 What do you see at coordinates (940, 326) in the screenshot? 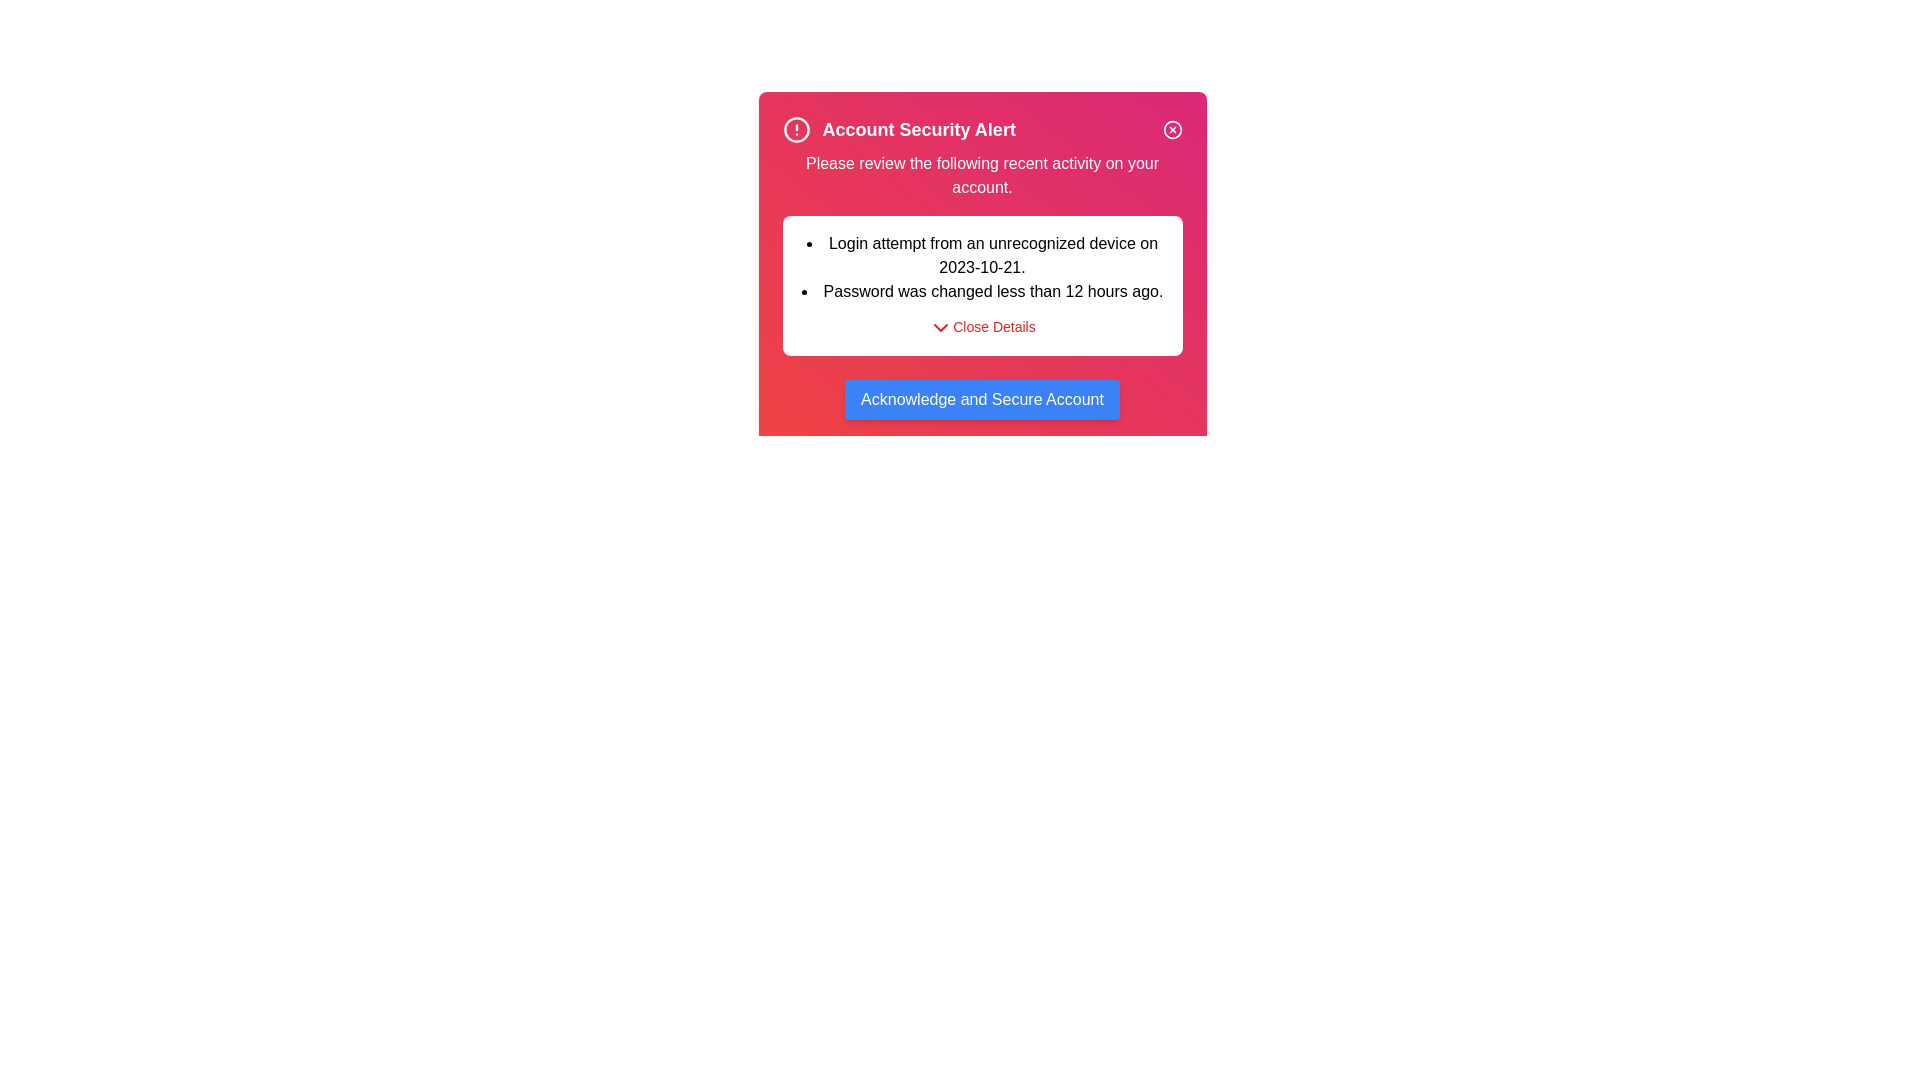
I see `the downward-pointing Chevron icon` at bounding box center [940, 326].